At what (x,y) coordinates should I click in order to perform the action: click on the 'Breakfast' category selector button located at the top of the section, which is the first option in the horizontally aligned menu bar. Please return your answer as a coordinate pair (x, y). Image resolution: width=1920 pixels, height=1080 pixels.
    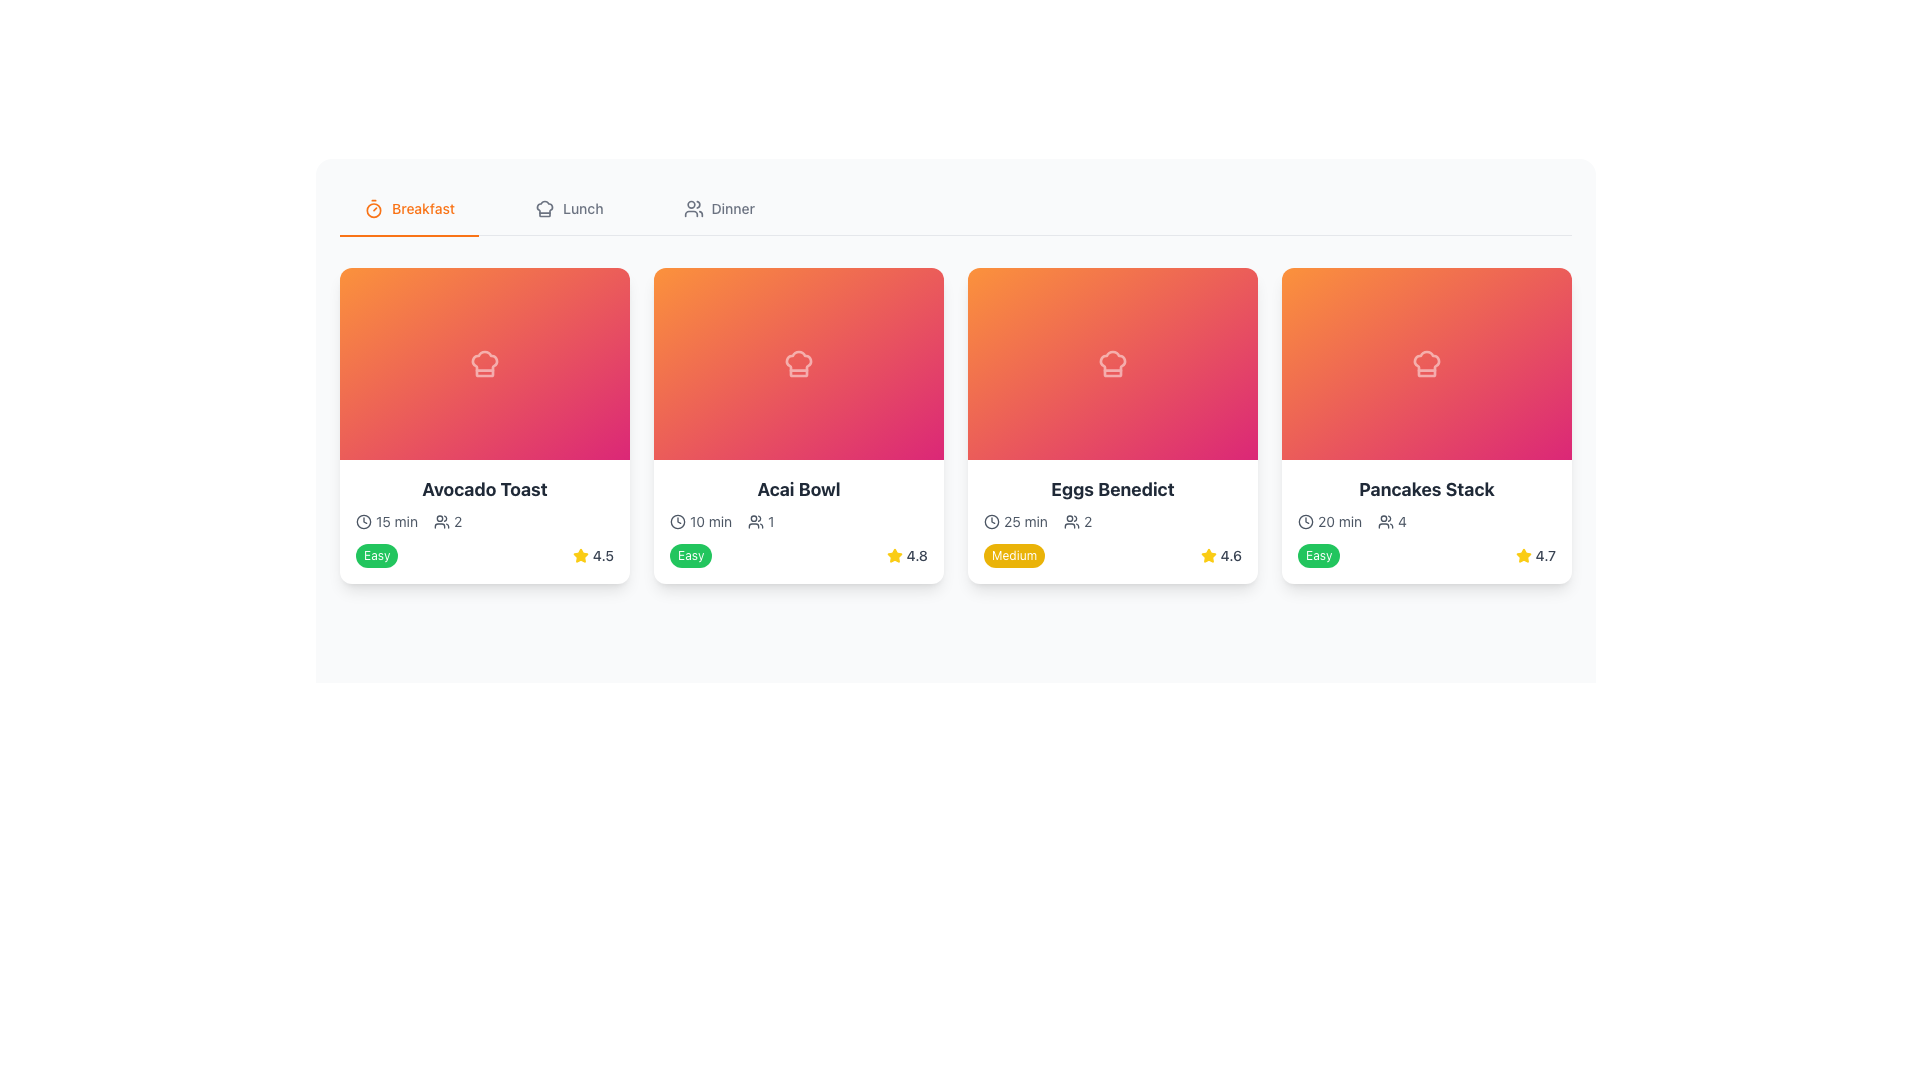
    Looking at the image, I should click on (408, 209).